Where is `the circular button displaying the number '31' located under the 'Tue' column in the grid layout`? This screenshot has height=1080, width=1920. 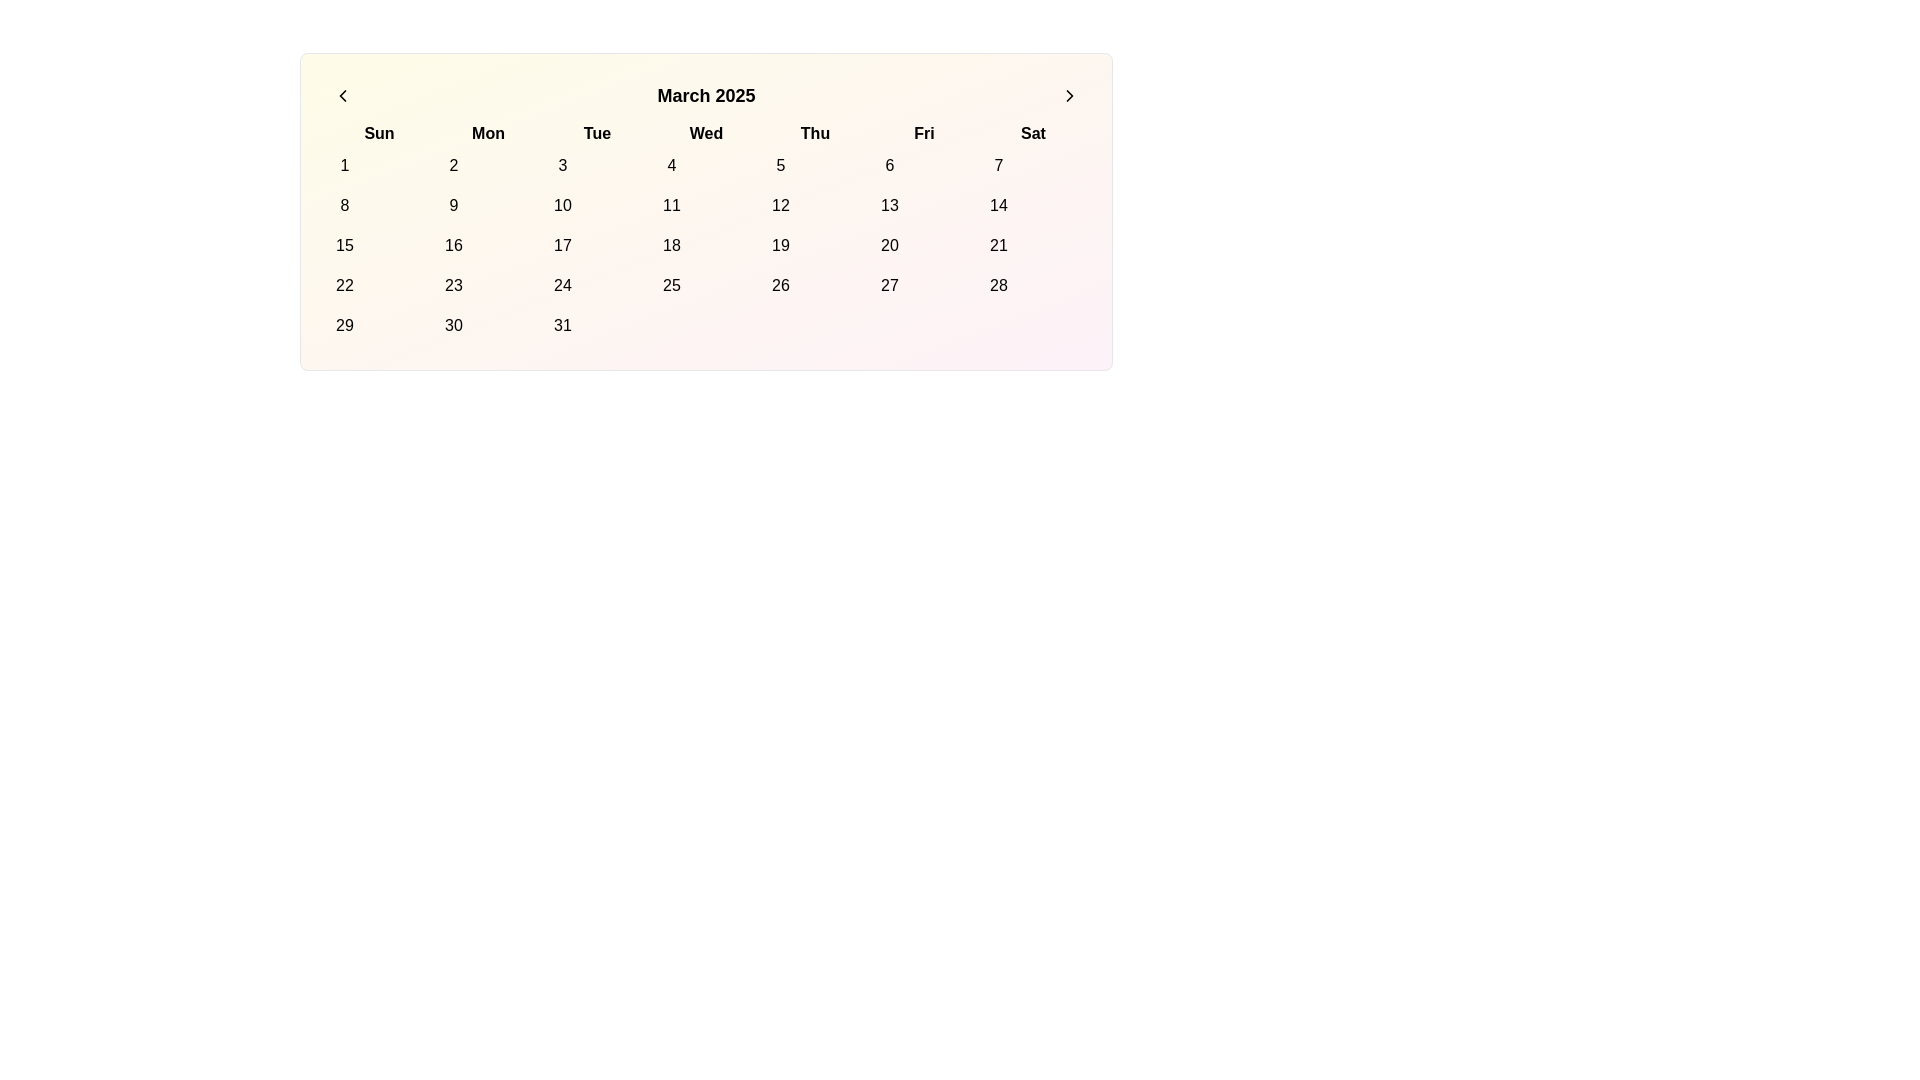 the circular button displaying the number '31' located under the 'Tue' column in the grid layout is located at coordinates (561, 325).